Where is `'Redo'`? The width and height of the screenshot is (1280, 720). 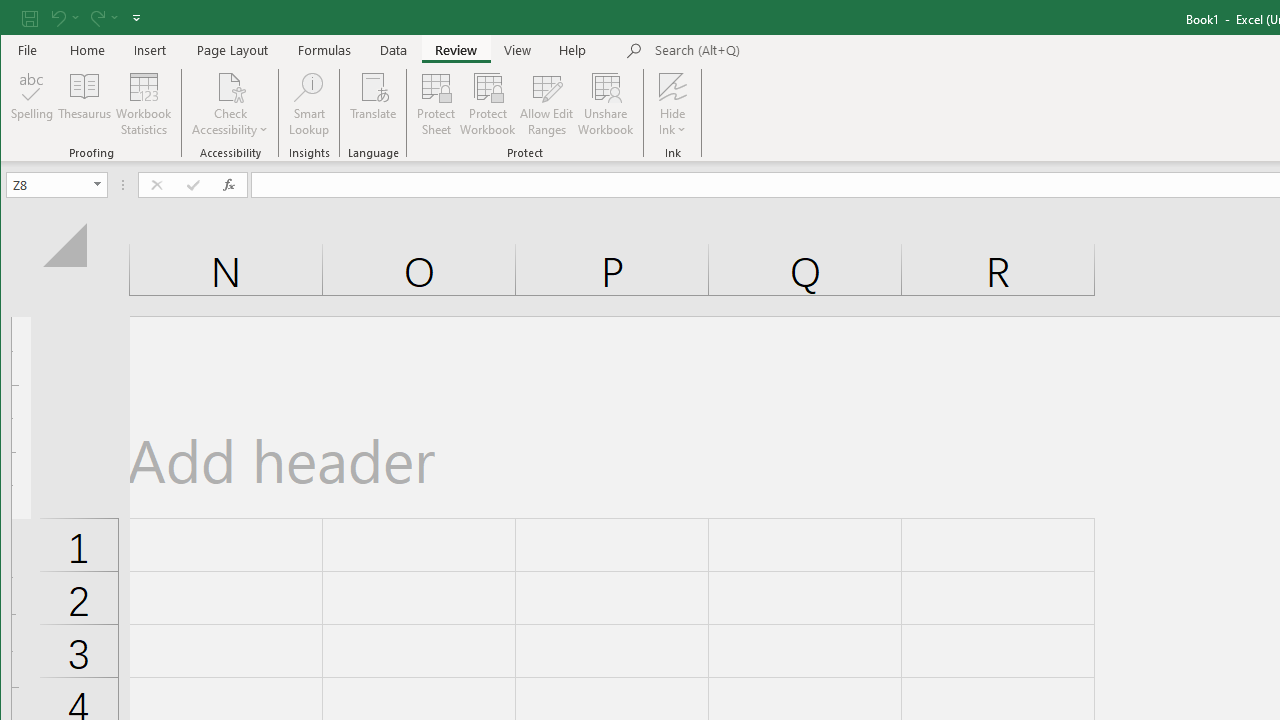 'Redo' is located at coordinates (102, 17).